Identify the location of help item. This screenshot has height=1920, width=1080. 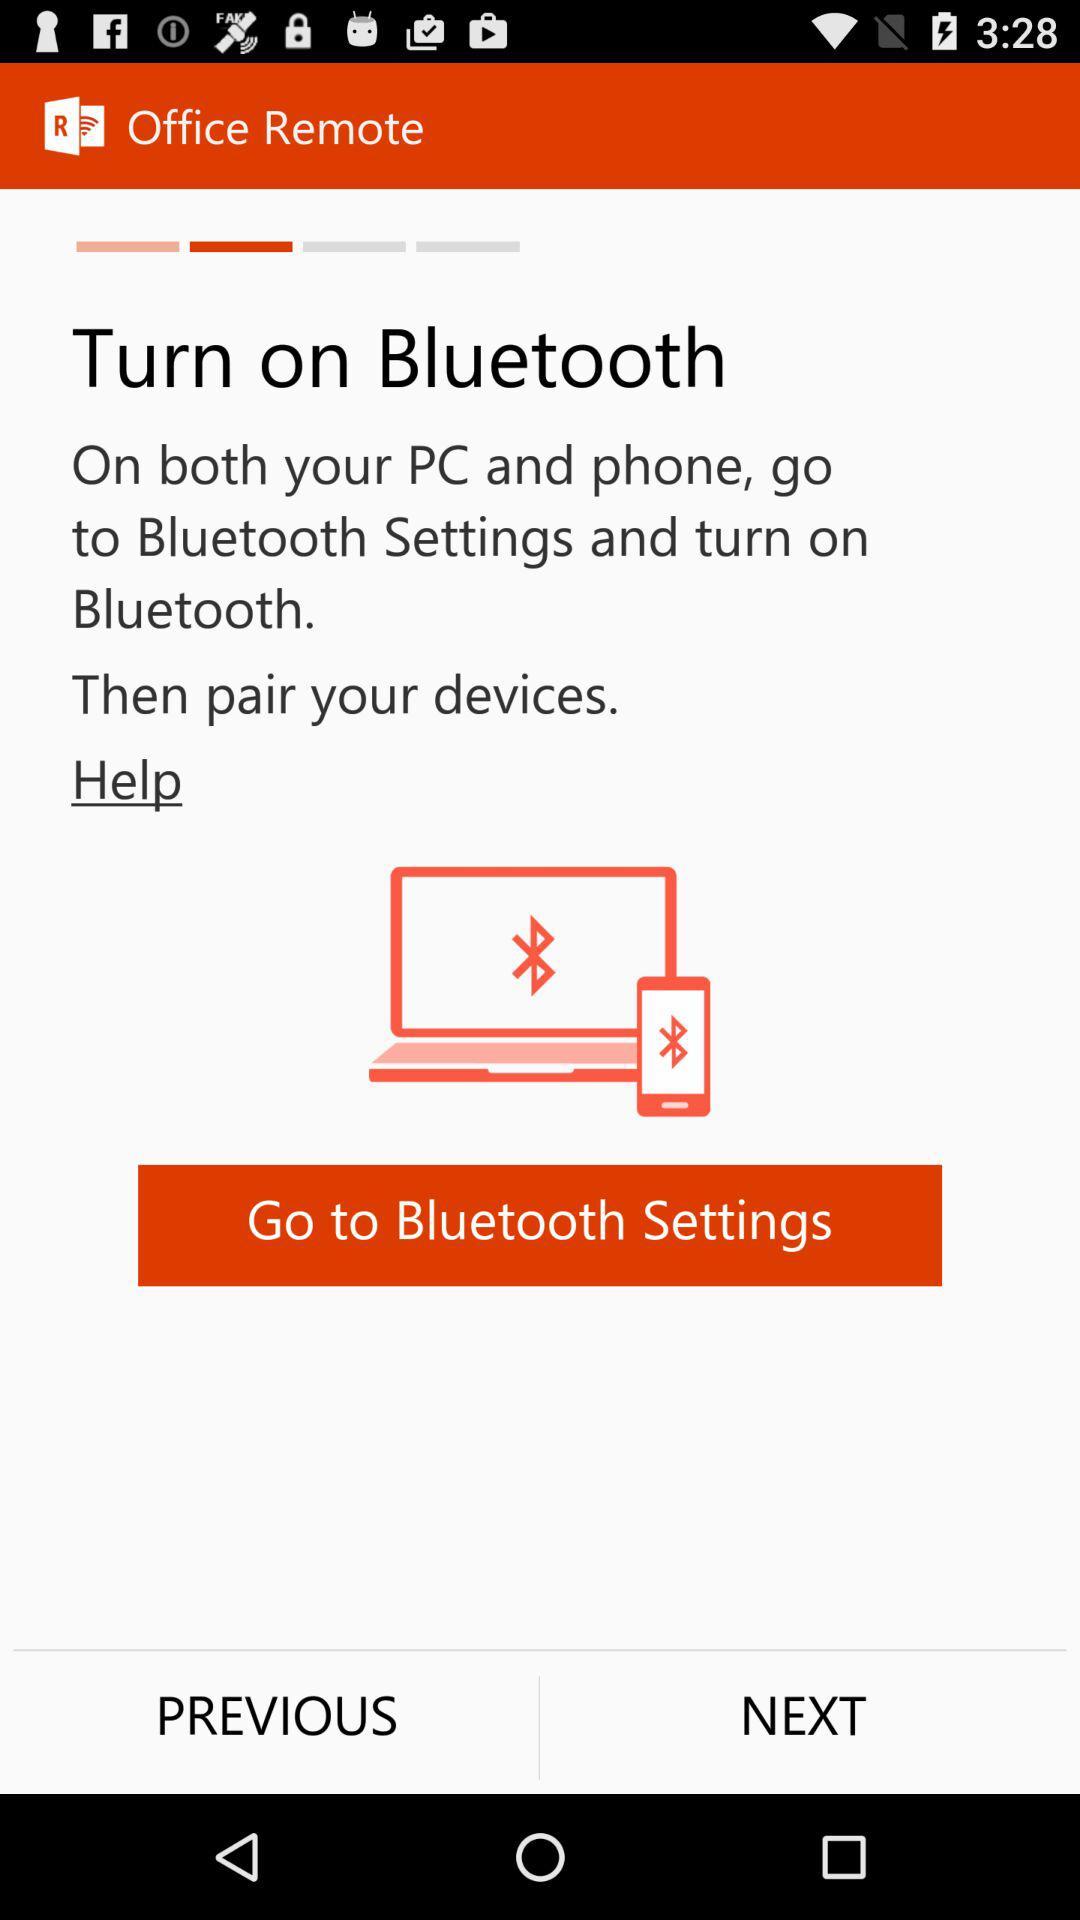
(91, 777).